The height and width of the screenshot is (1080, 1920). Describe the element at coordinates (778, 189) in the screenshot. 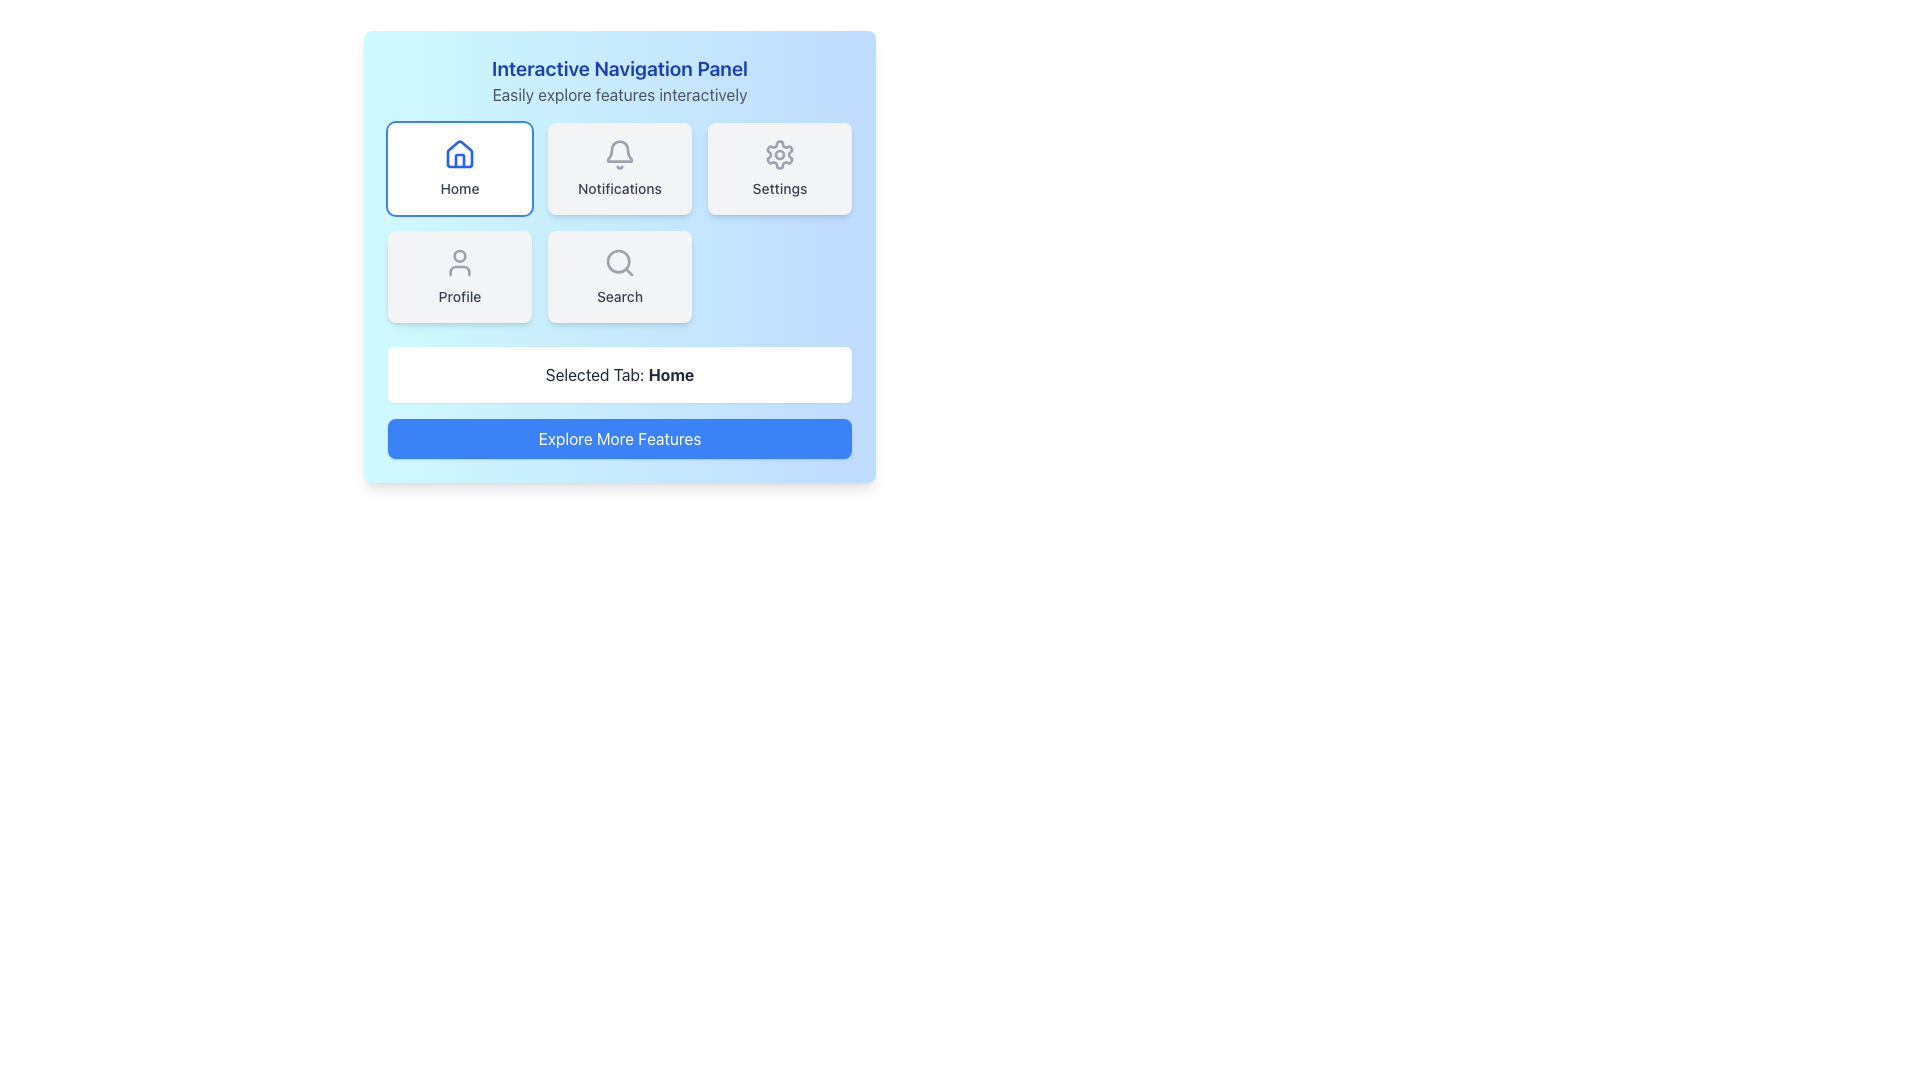

I see `the text label displaying 'Settings', which is styled with a small font size, medium weight, and gray color, located in the top-right section of the layout below a gear icon` at that location.